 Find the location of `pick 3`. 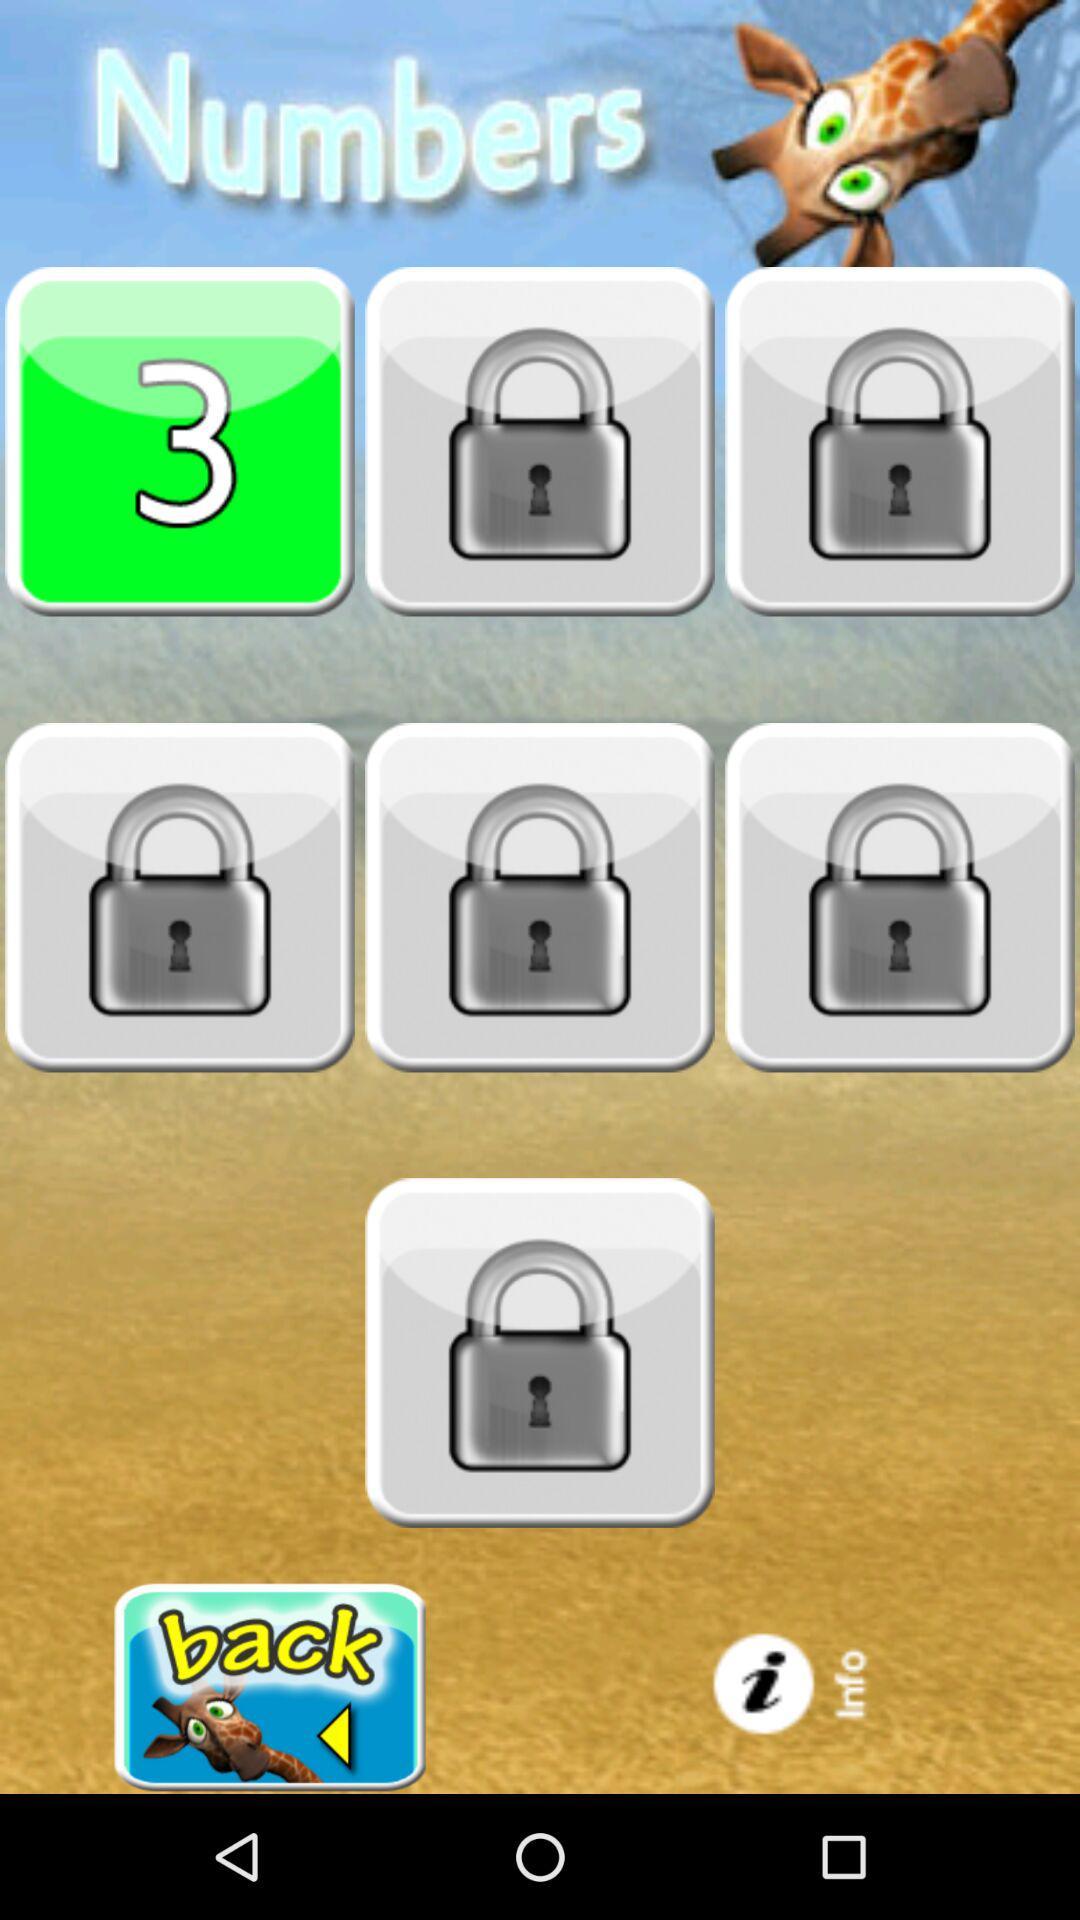

pick 3 is located at coordinates (180, 440).